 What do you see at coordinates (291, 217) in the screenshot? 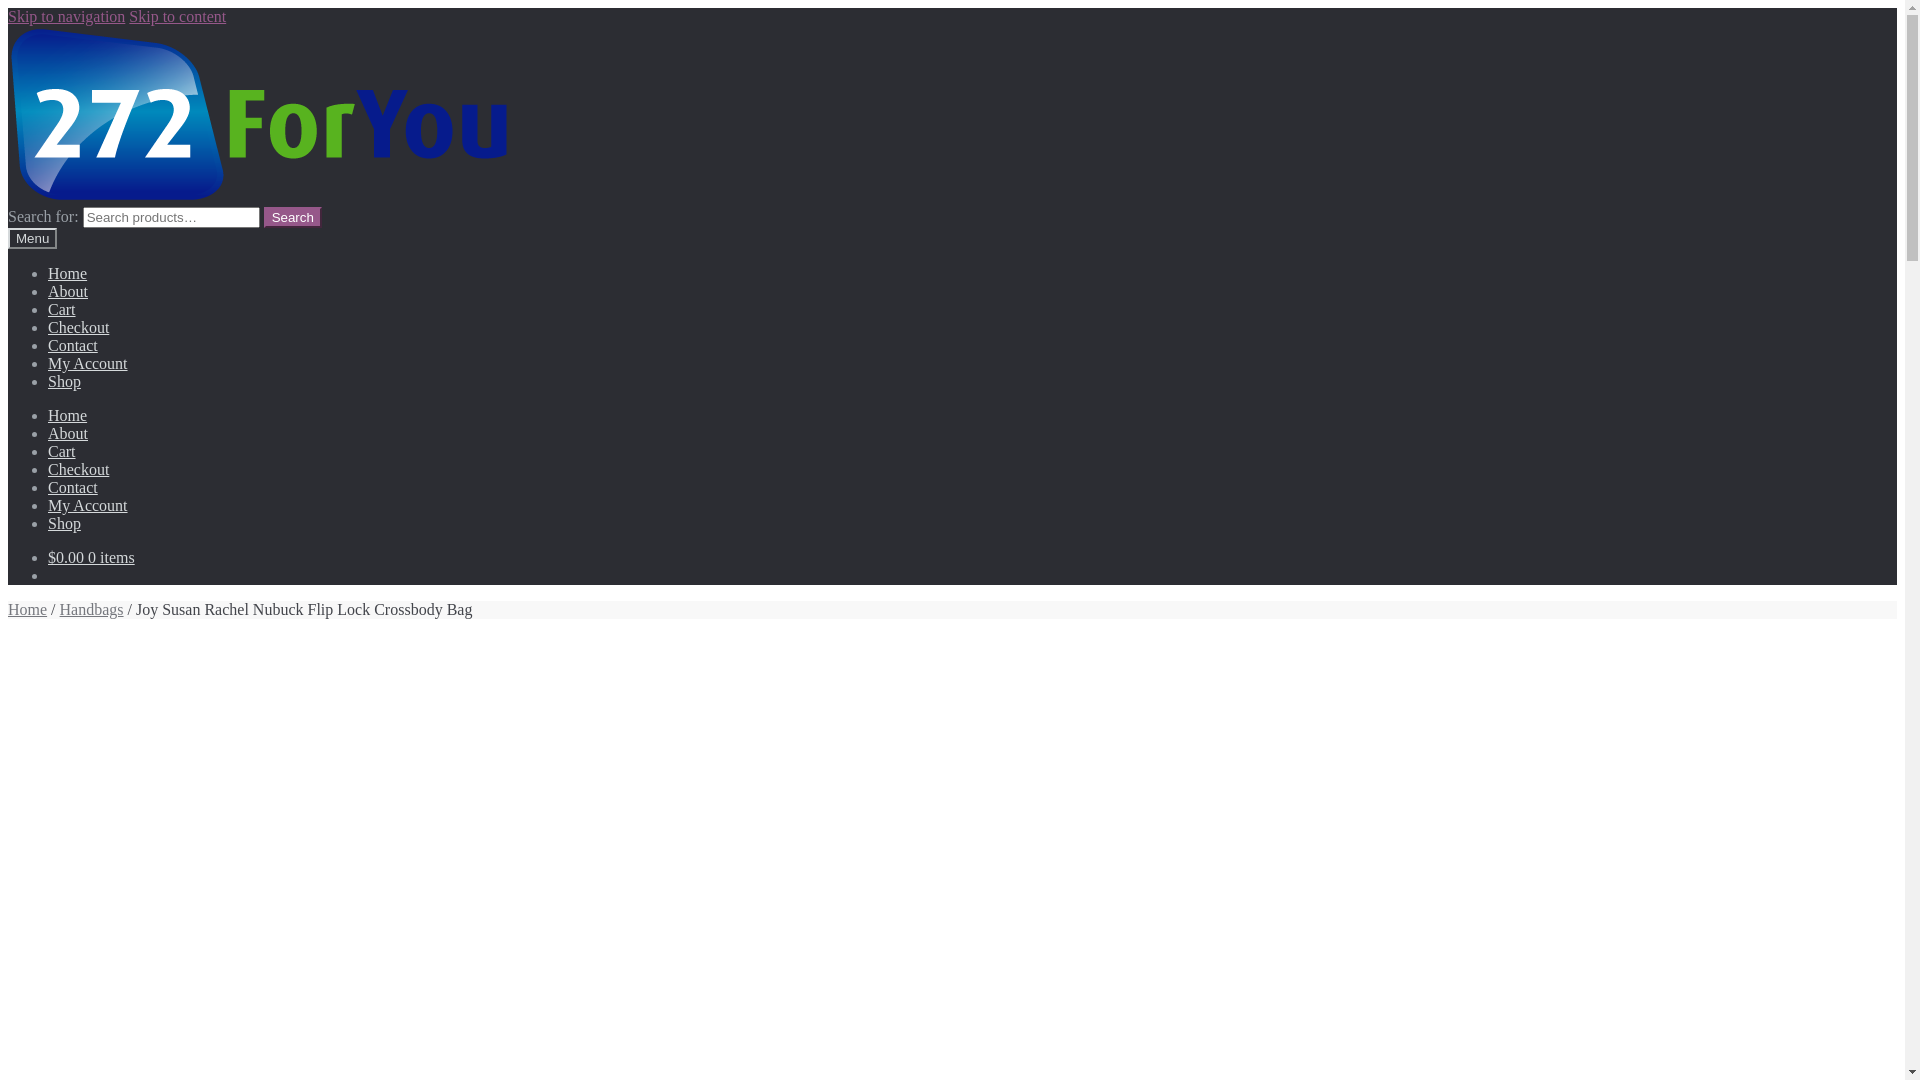
I see `'Search'` at bounding box center [291, 217].